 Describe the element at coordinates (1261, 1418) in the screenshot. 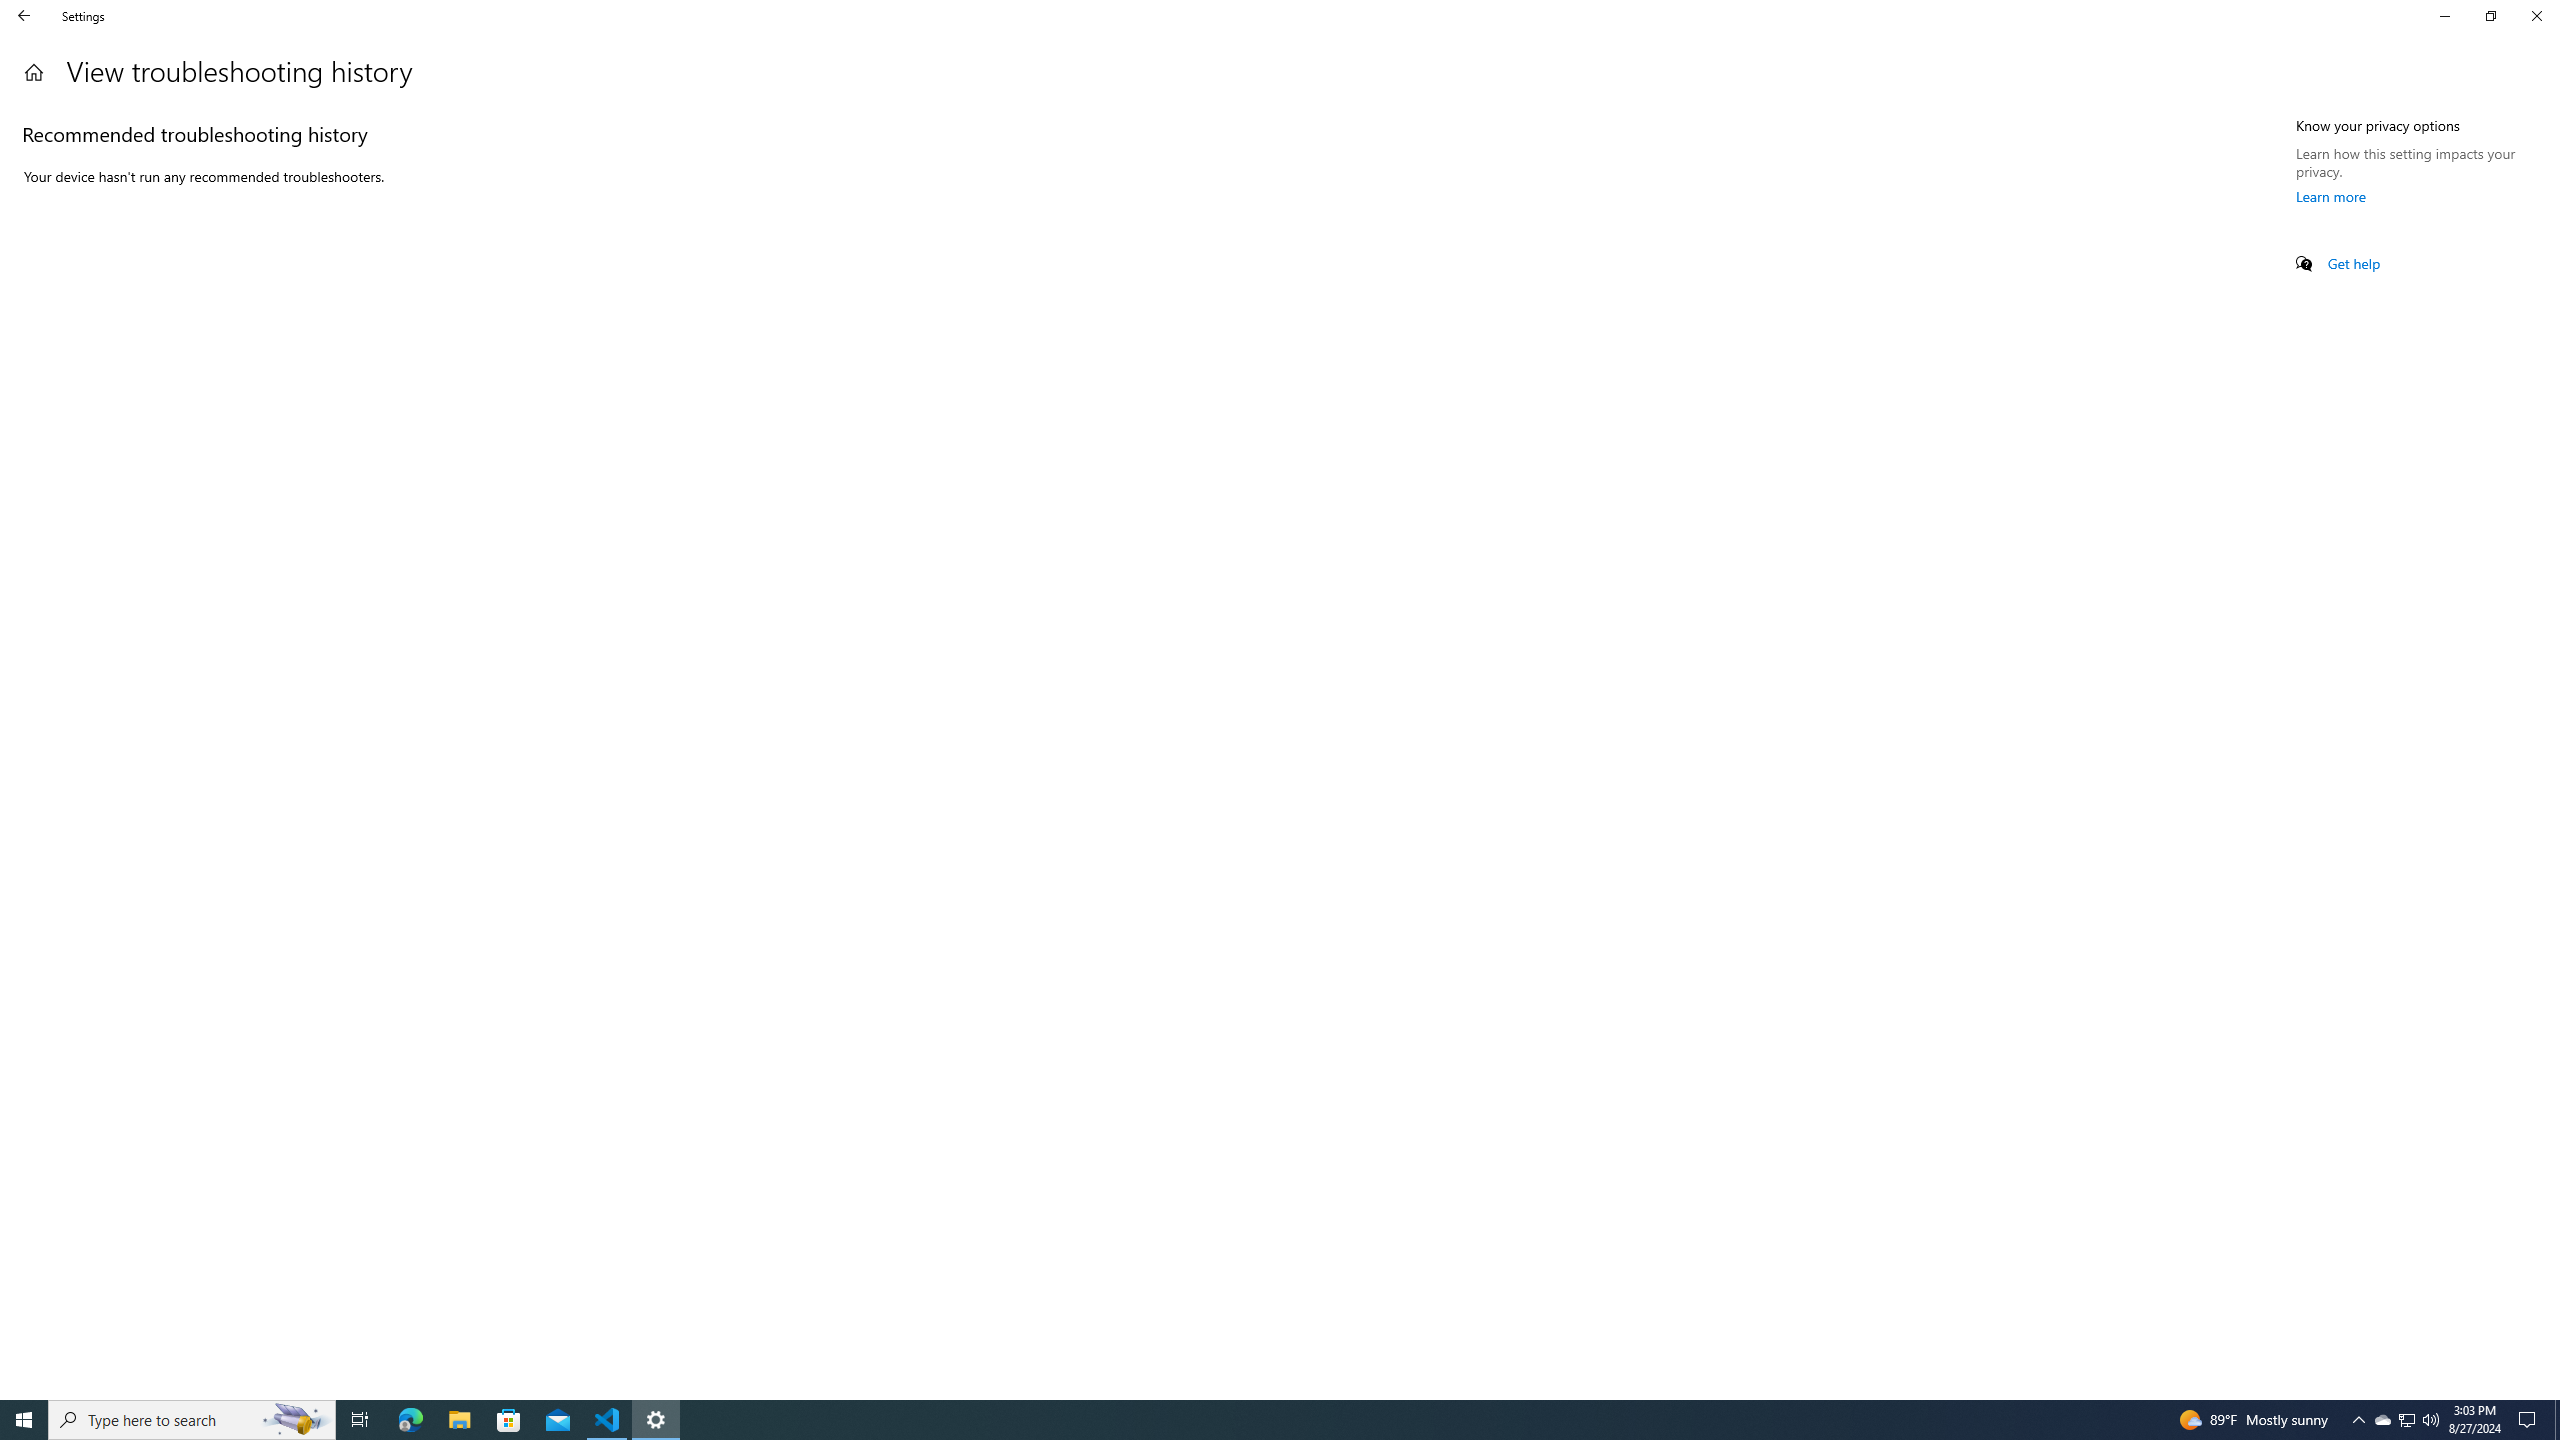

I see `'Running applications'` at that location.